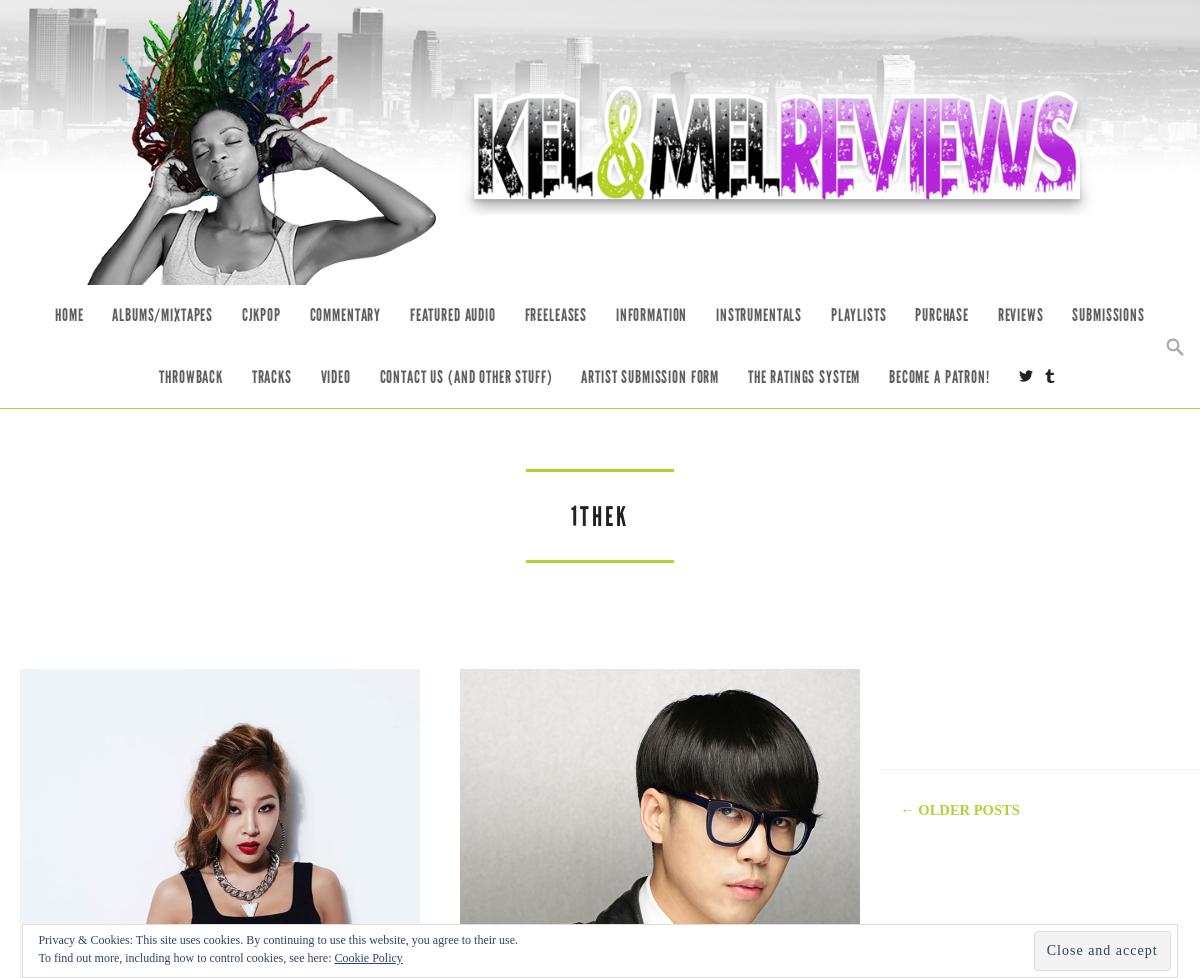  What do you see at coordinates (757, 314) in the screenshot?
I see `'Instrumentals'` at bounding box center [757, 314].